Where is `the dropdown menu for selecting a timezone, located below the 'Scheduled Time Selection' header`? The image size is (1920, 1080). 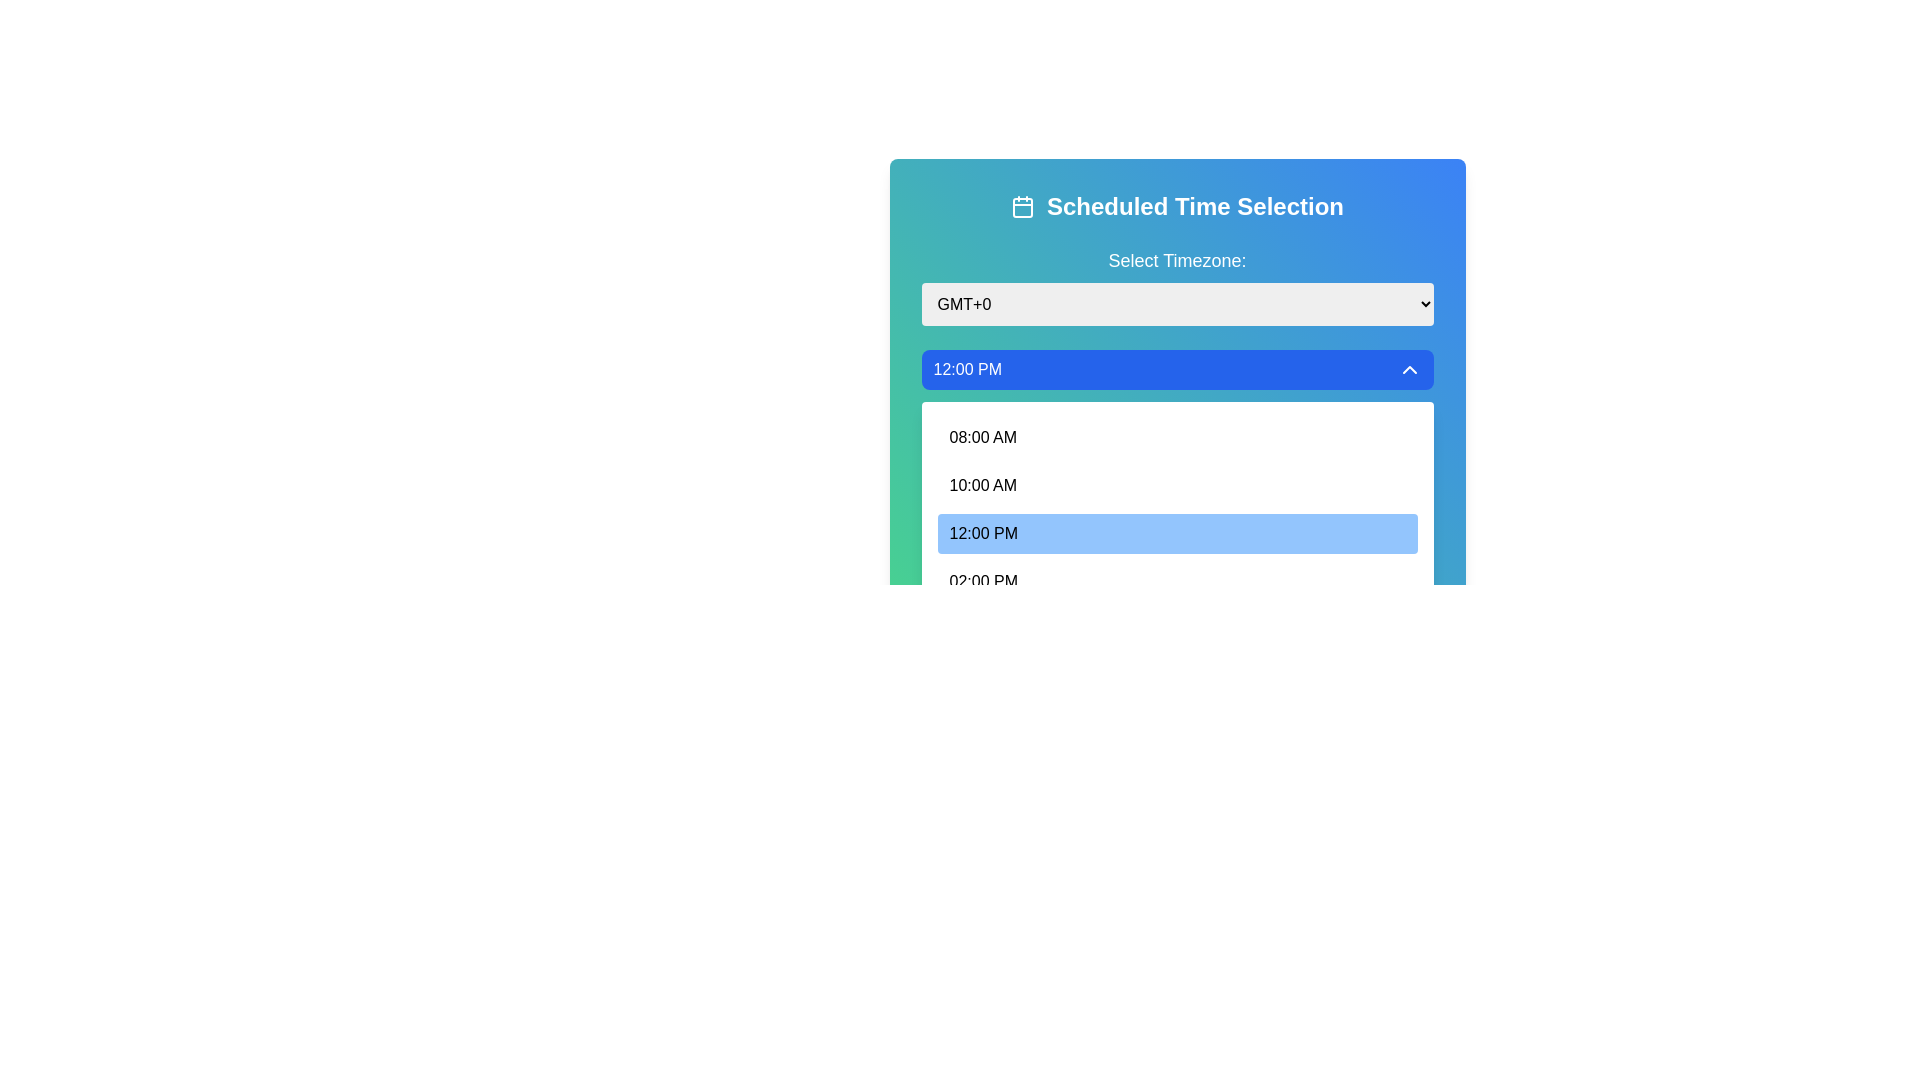 the dropdown menu for selecting a timezone, located below the 'Scheduled Time Selection' header is located at coordinates (1177, 286).